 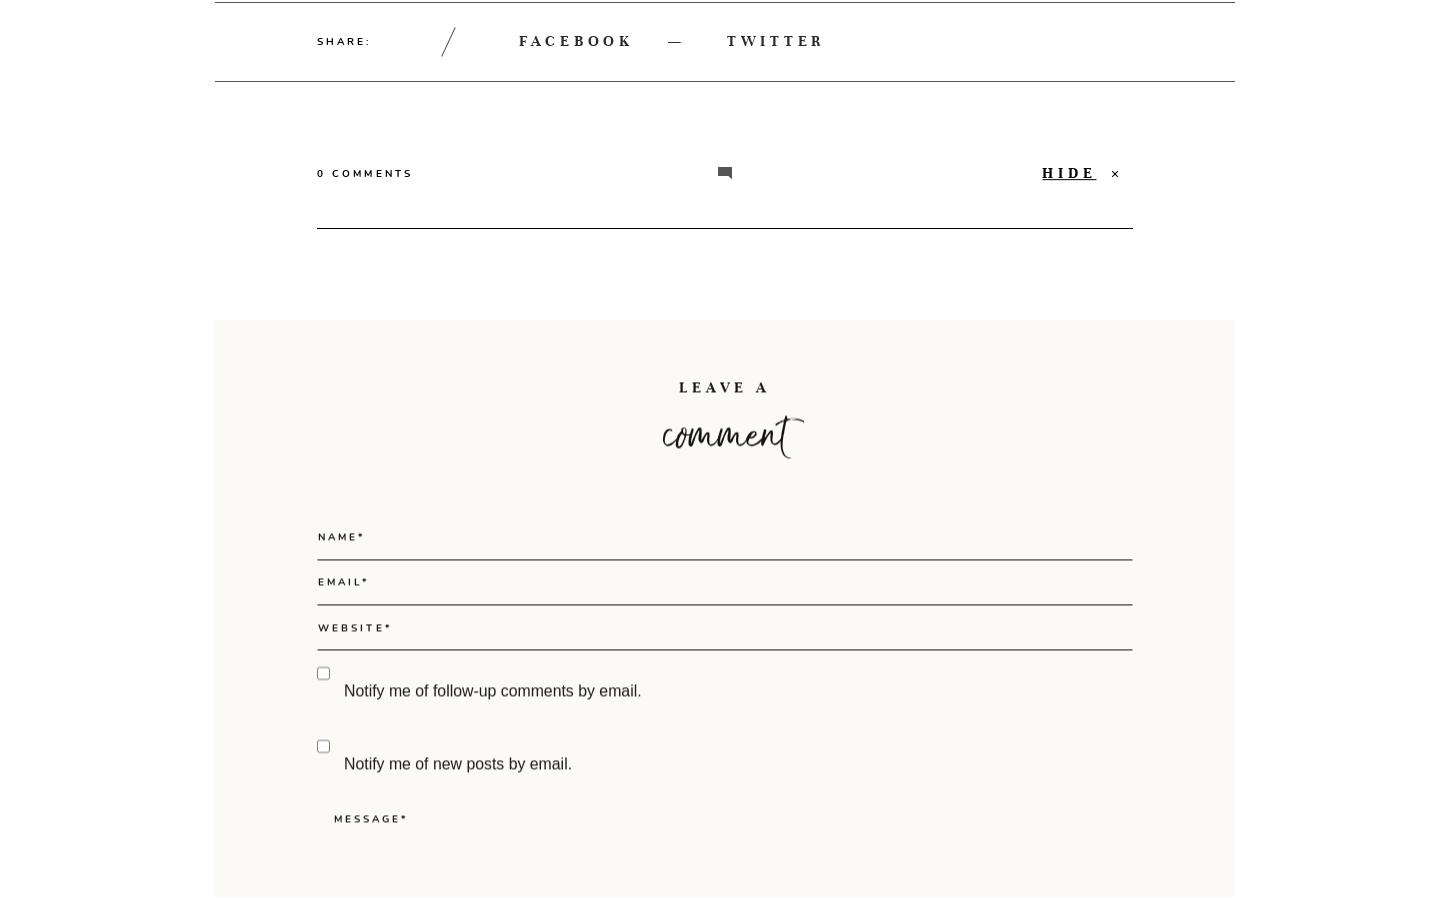 What do you see at coordinates (456, 847) in the screenshot?
I see `'Notify me of new posts by email.'` at bounding box center [456, 847].